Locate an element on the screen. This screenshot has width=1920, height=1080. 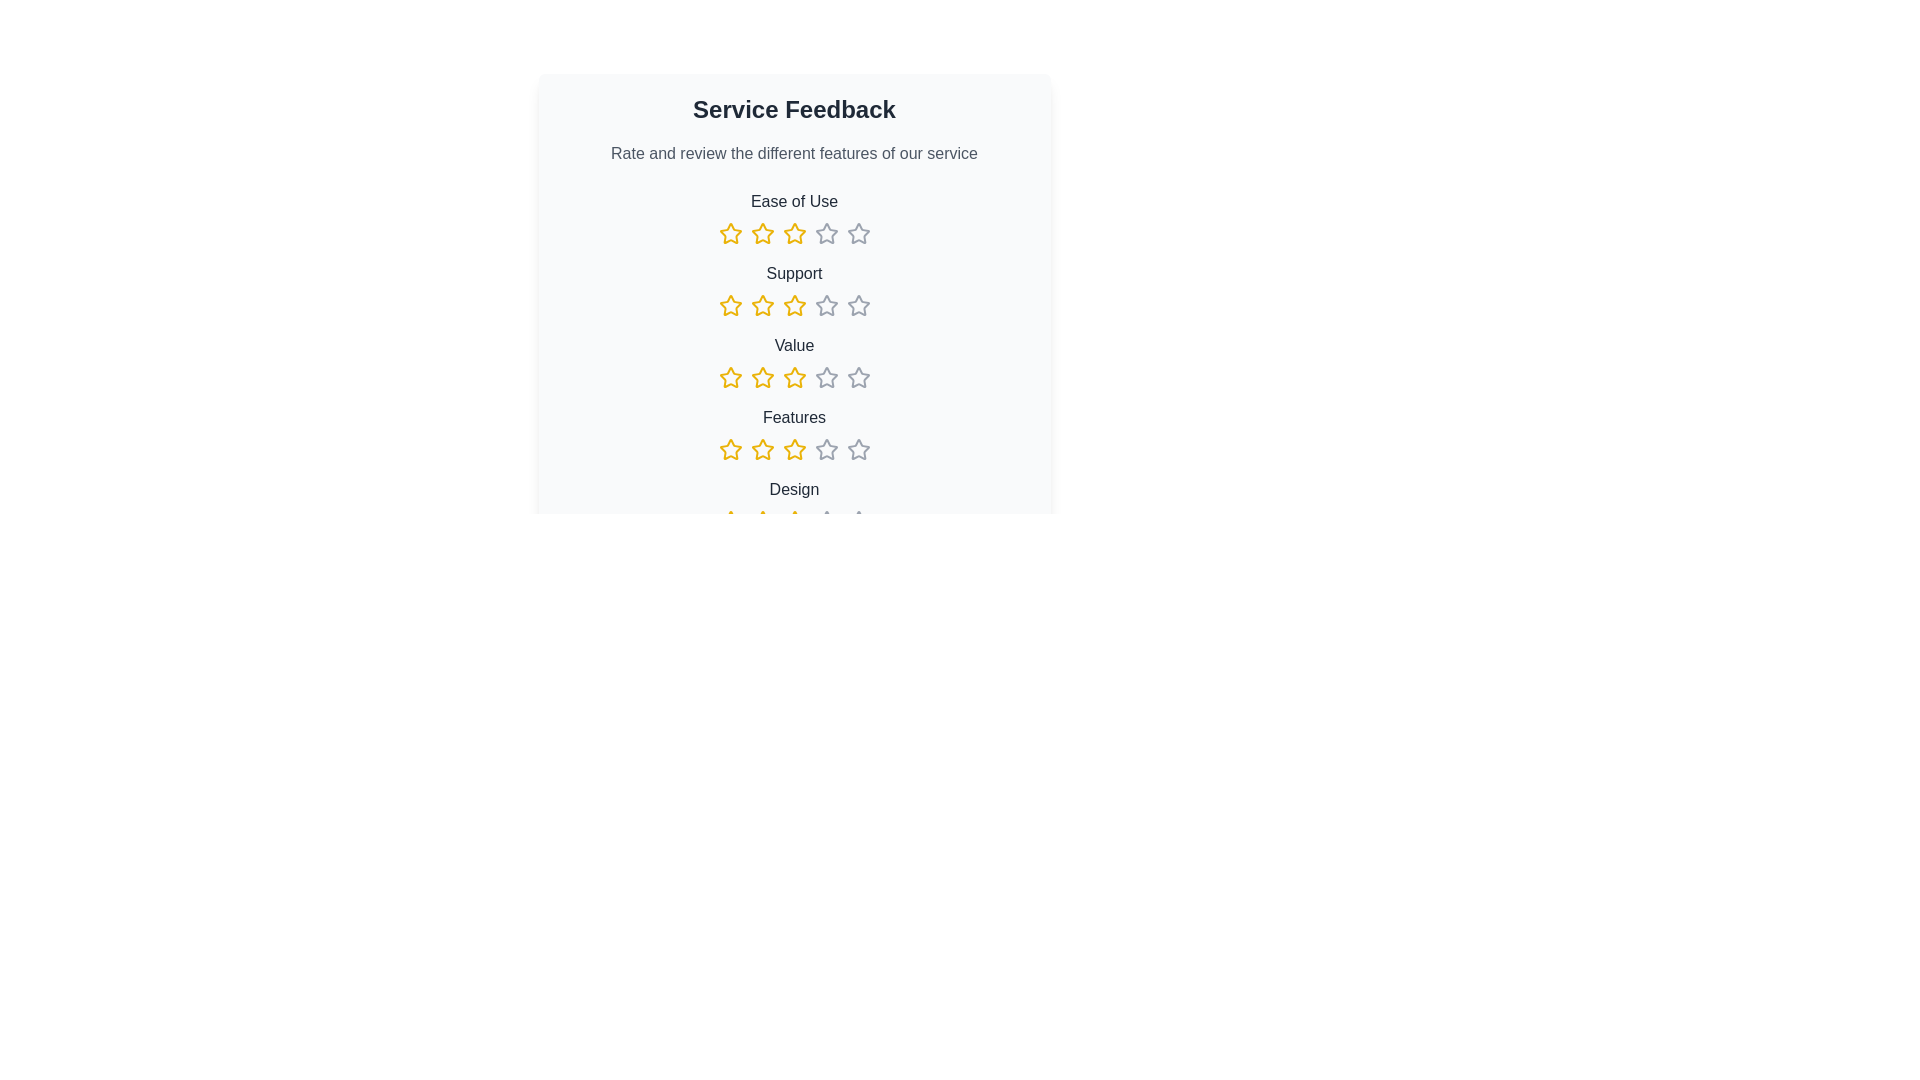
the fourth star icon in the second row of star ratings, labeled 'Support', to assign a rating is located at coordinates (858, 305).